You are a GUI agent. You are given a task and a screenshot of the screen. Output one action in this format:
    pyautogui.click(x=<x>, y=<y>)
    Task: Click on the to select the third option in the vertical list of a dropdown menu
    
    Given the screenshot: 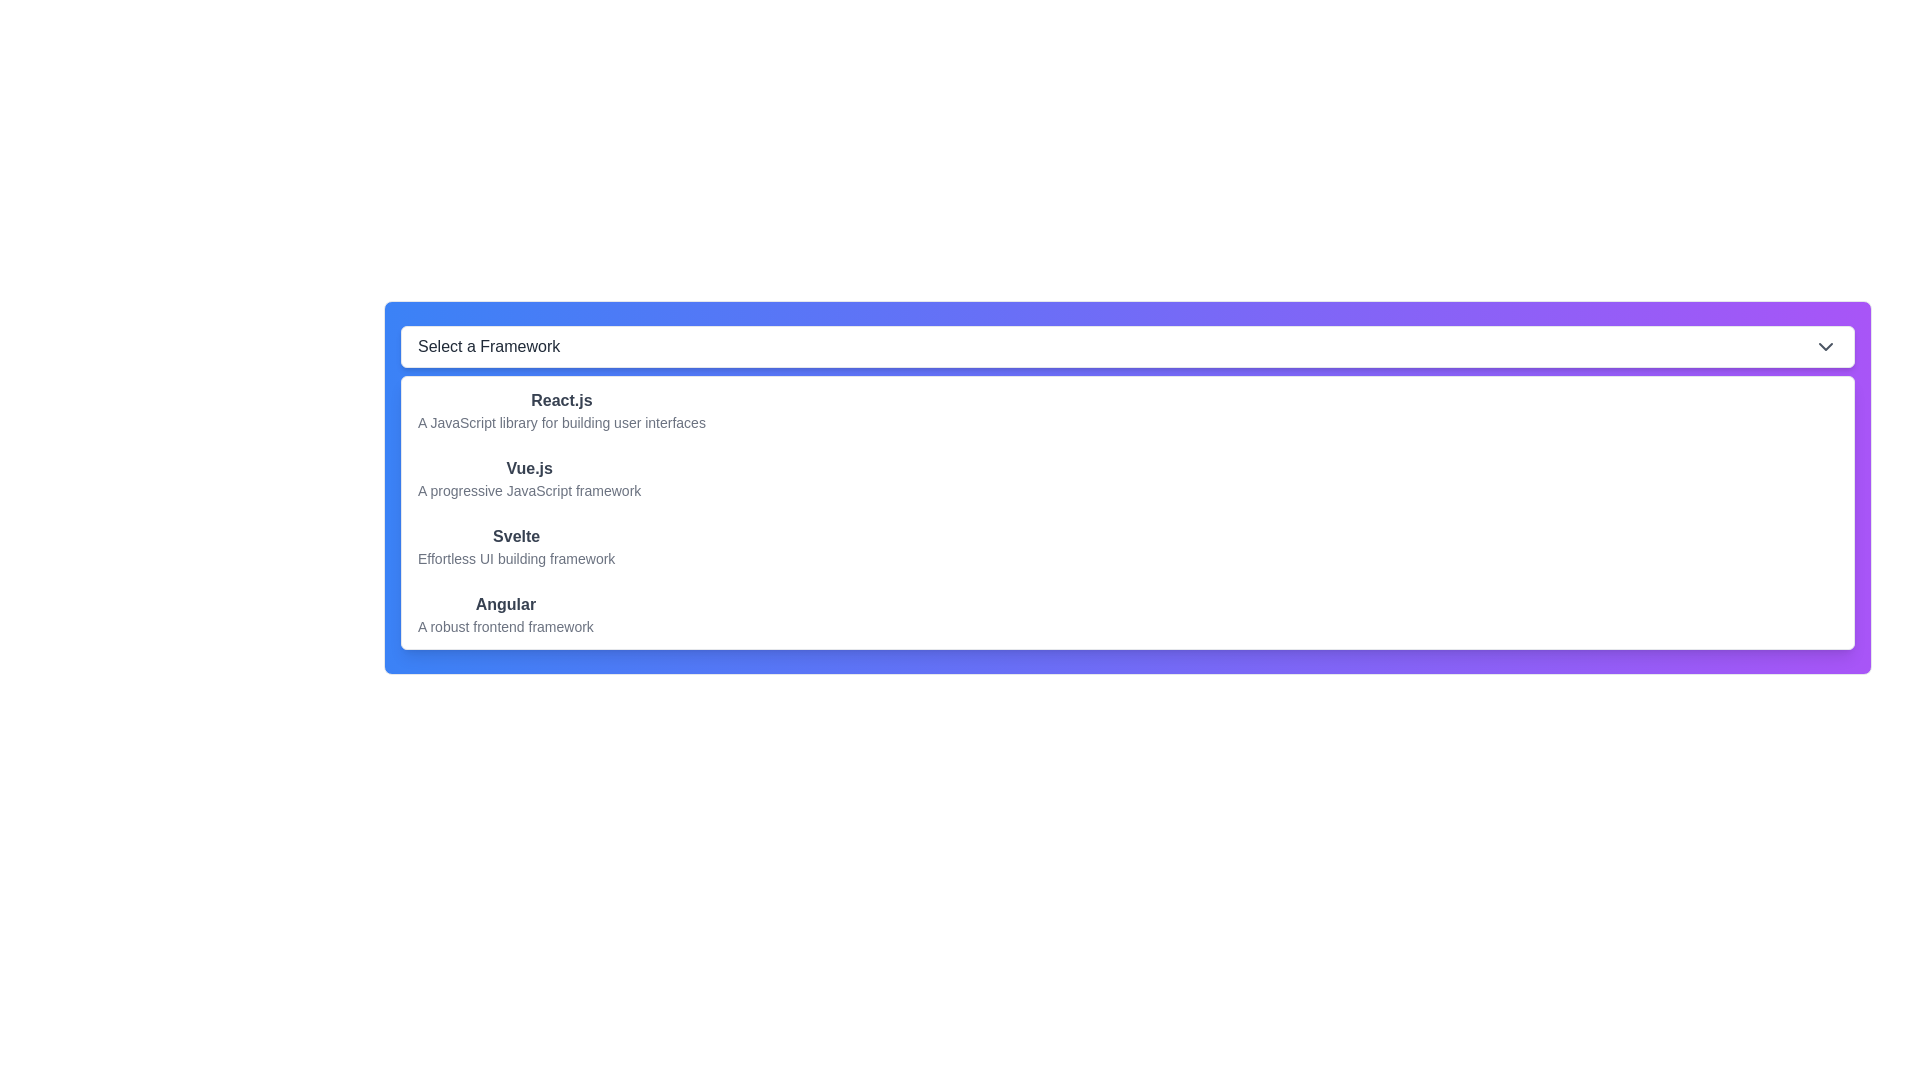 What is the action you would take?
    pyautogui.click(x=1128, y=547)
    